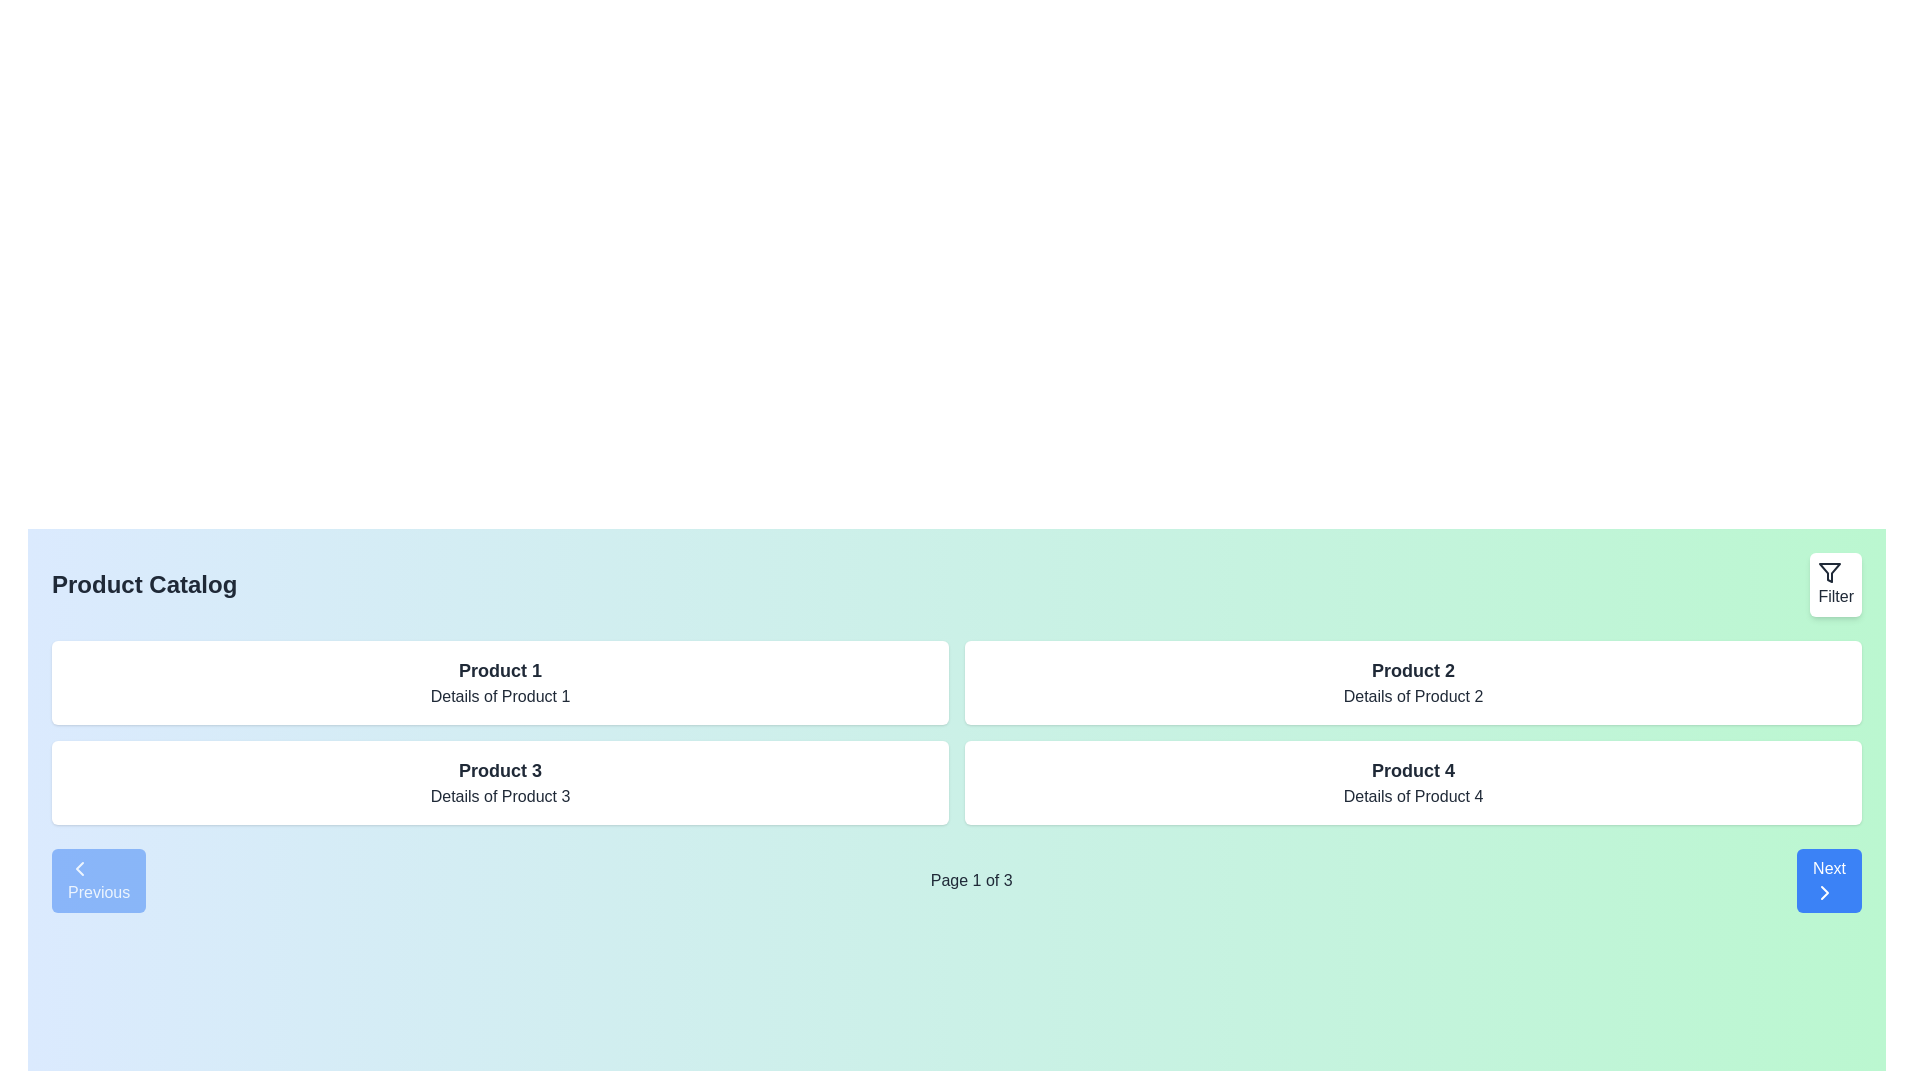  What do you see at coordinates (1830, 573) in the screenshot?
I see `the triangular funnel icon representing a filter, located at the top-right corner of the product catalog interface within the 'Filter' button` at bounding box center [1830, 573].